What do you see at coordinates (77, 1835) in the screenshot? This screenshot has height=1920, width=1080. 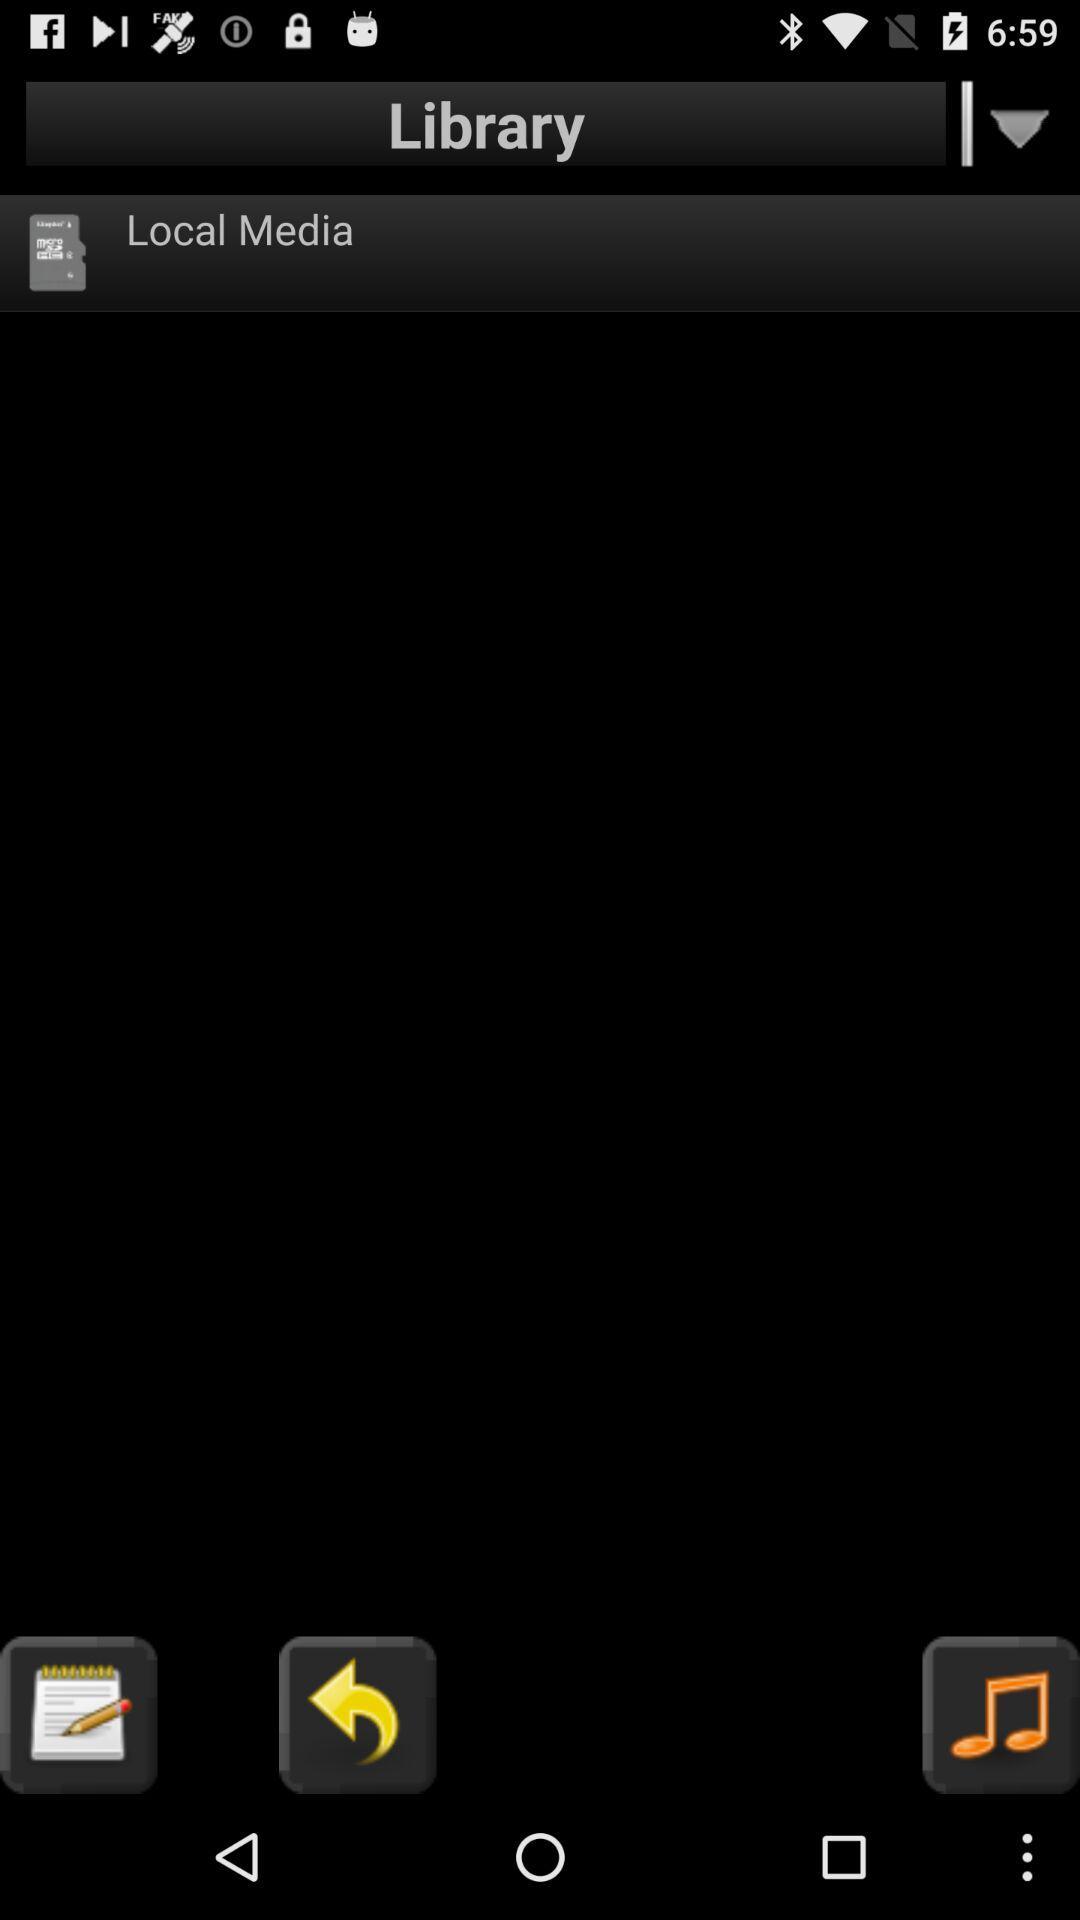 I see `the edit icon` at bounding box center [77, 1835].